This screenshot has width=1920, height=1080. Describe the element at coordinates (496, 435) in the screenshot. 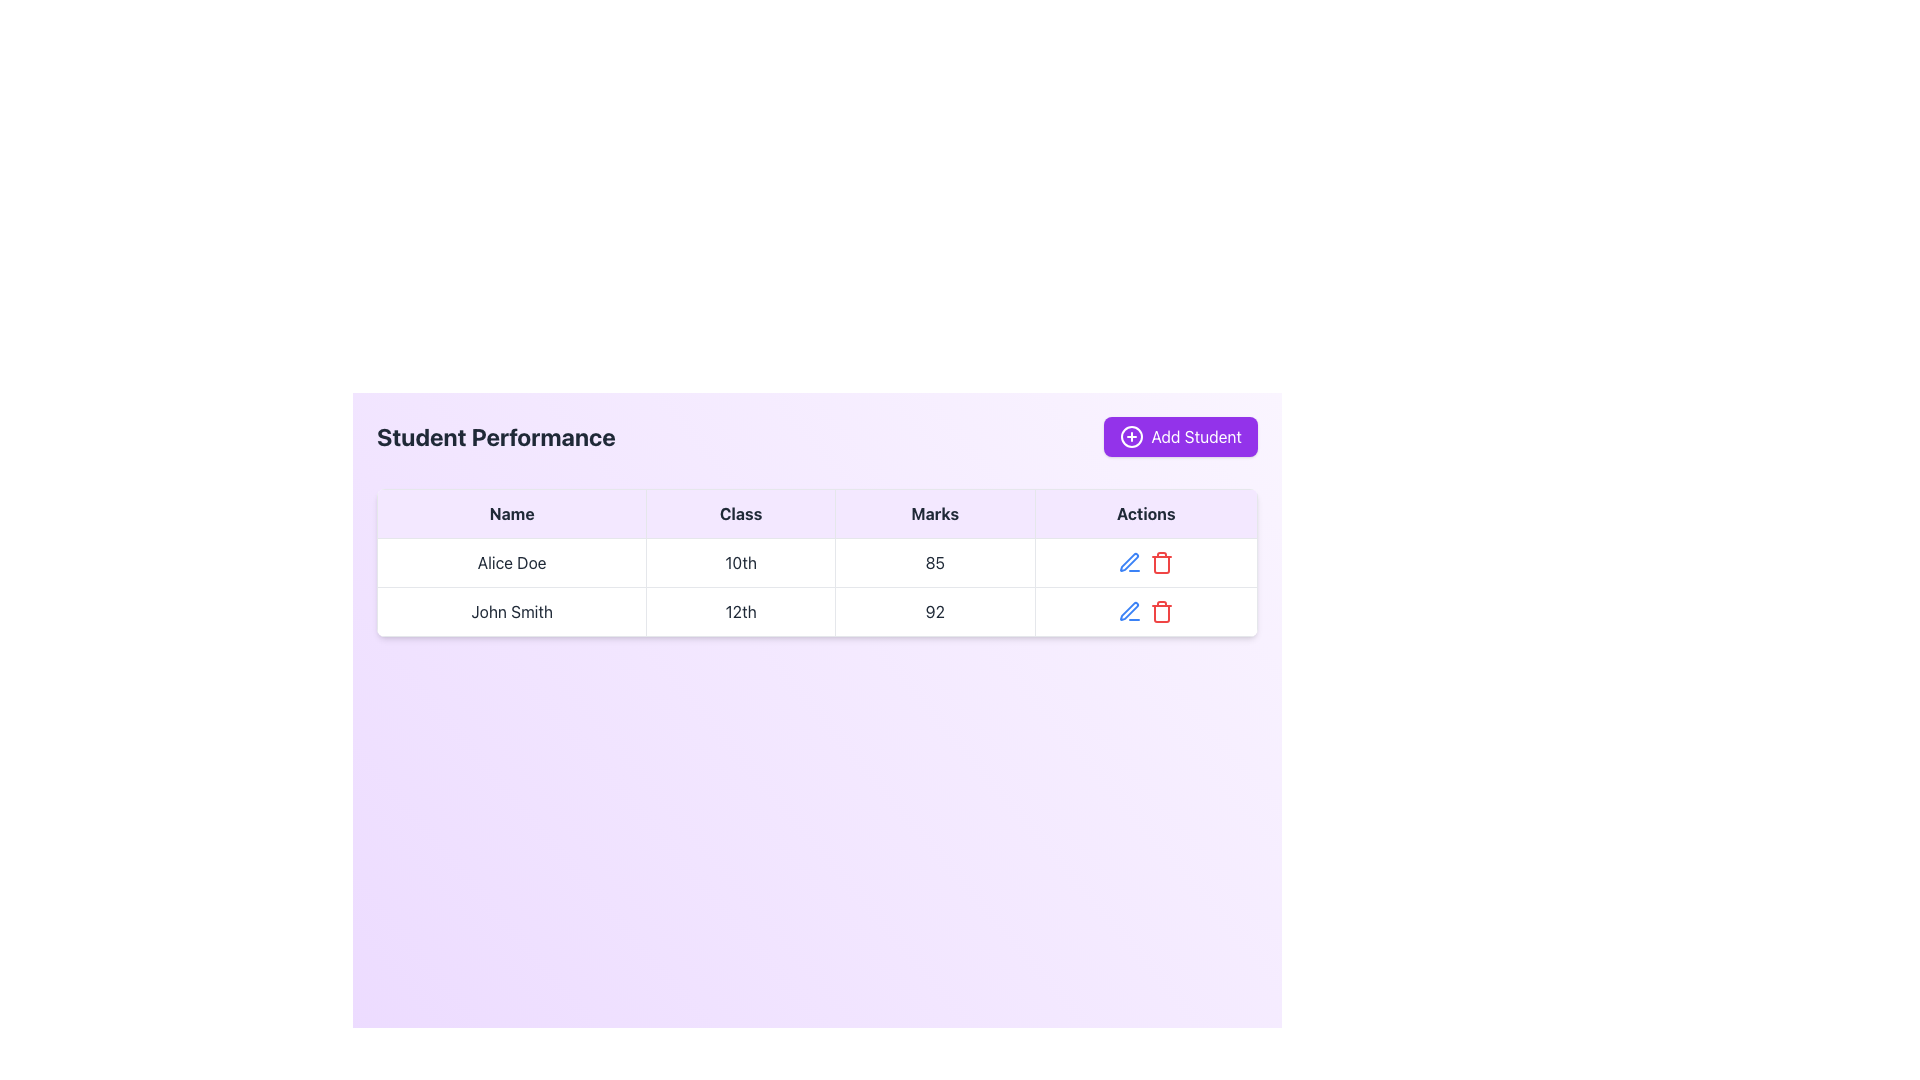

I see `on the static heading text label that denotes the section for student performance` at that location.